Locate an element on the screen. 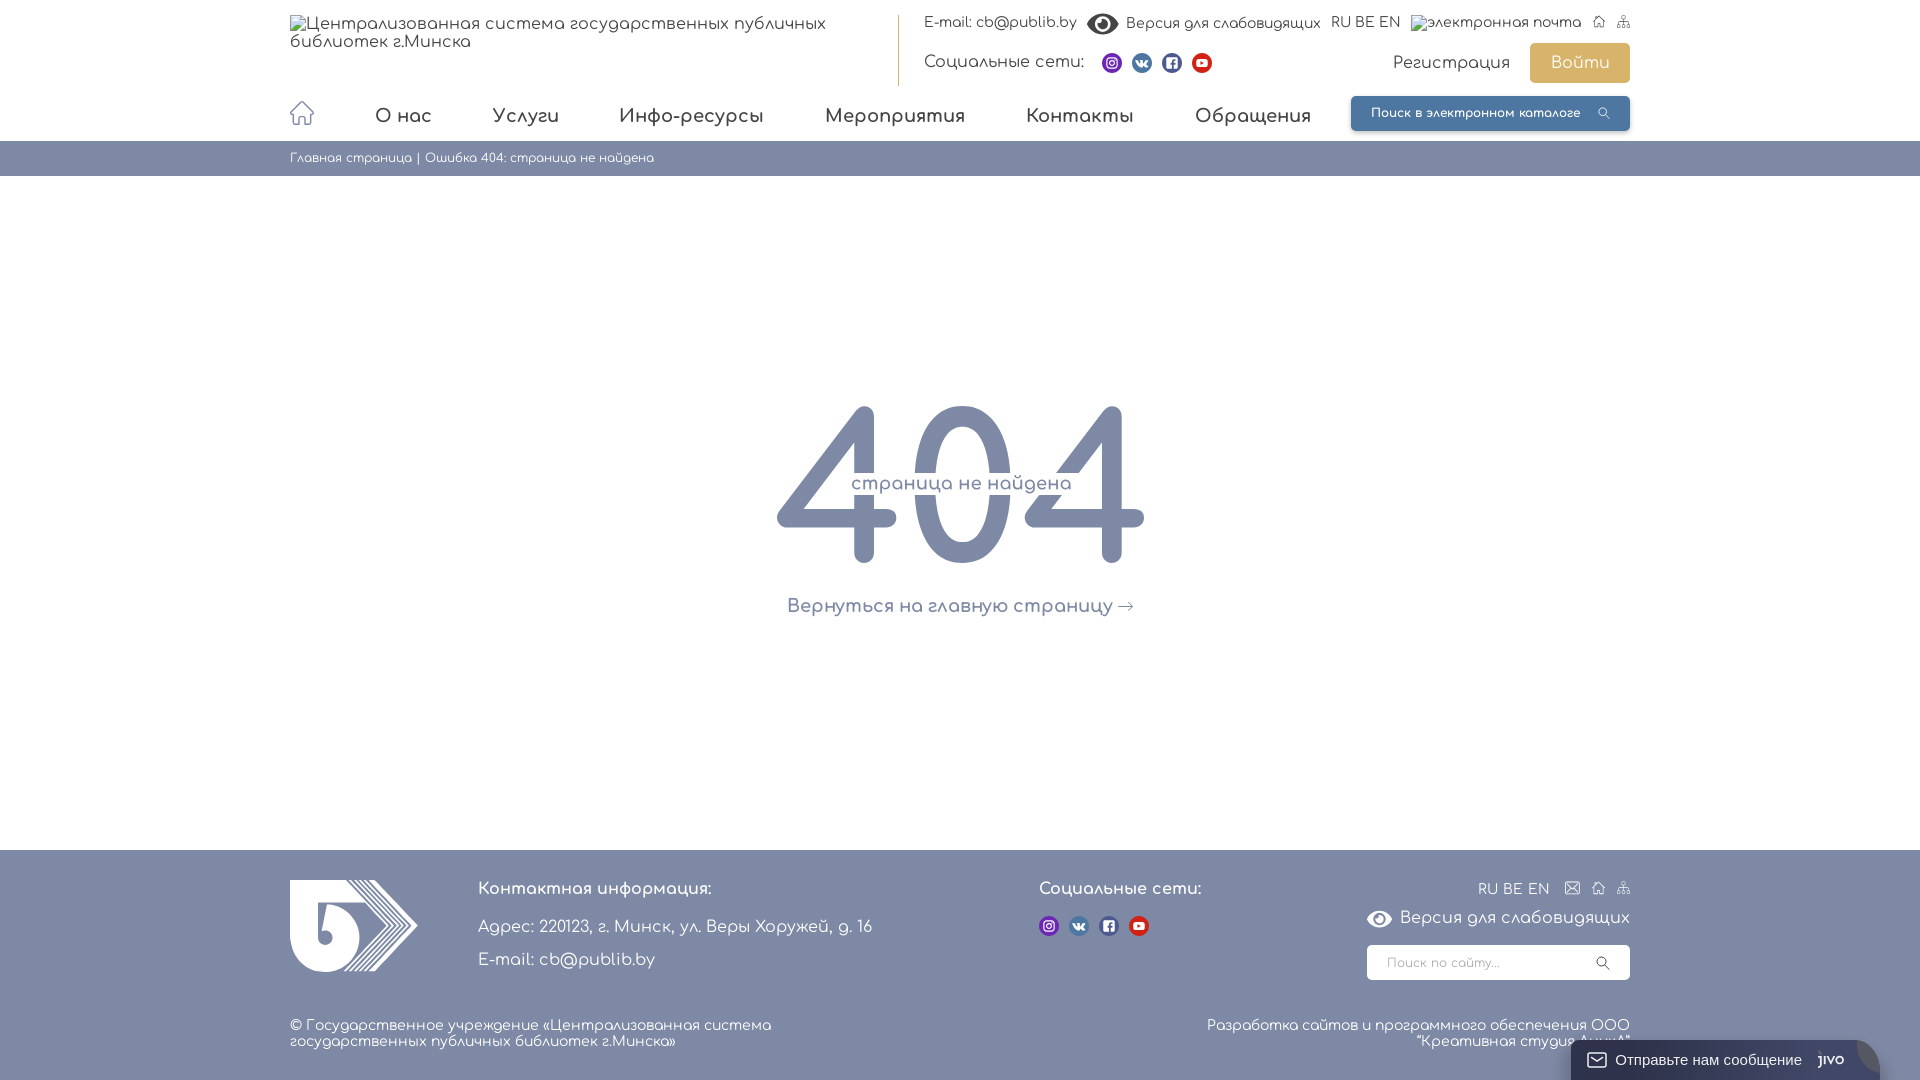  'BE' is located at coordinates (1363, 22).